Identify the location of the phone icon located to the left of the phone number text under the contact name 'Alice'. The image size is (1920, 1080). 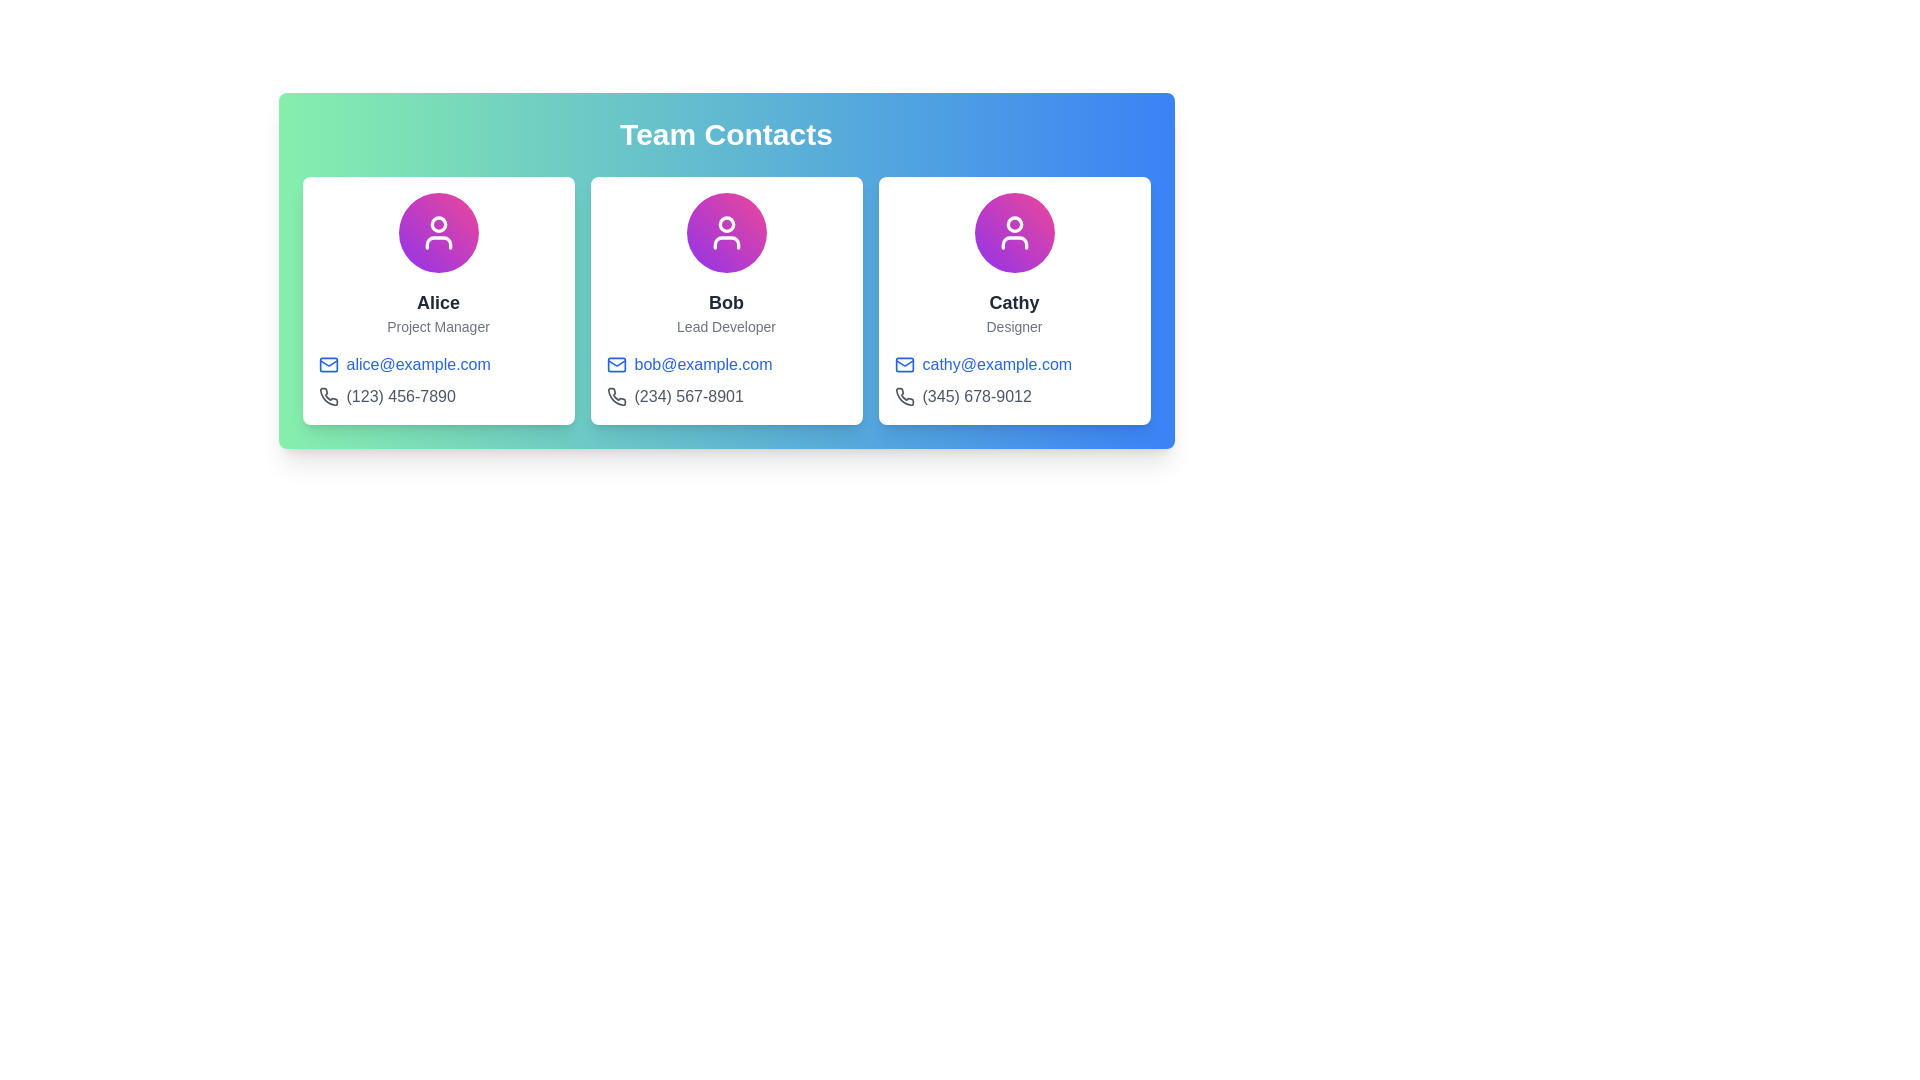
(328, 397).